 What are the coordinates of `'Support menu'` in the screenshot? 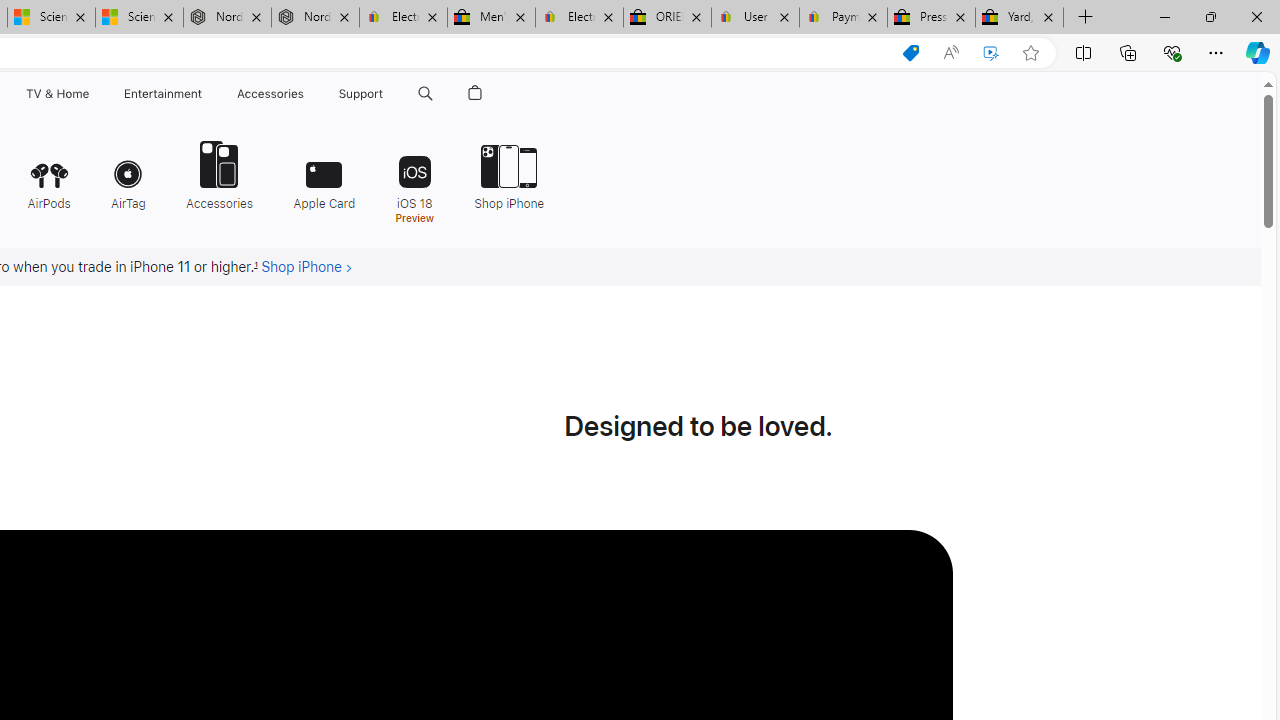 It's located at (387, 93).